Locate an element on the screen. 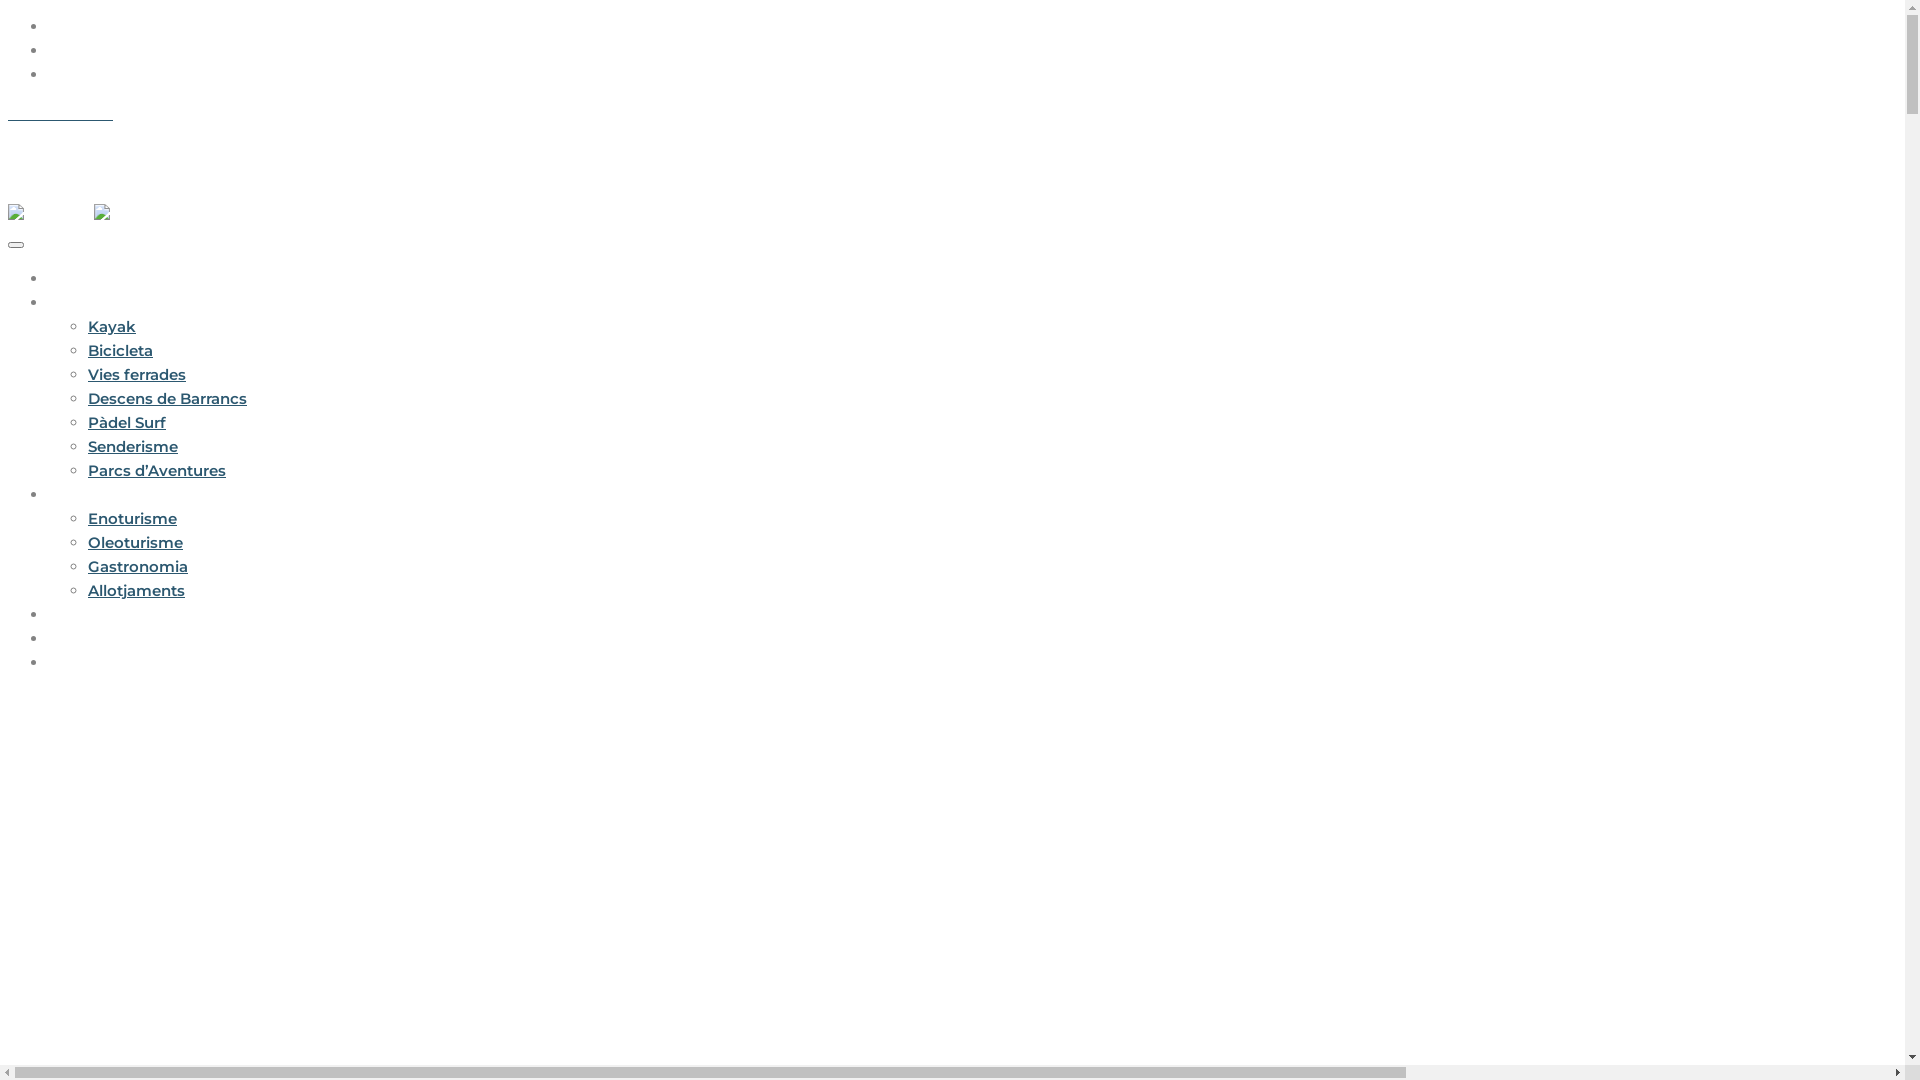 The height and width of the screenshot is (1080, 1920). 'Enoturisme' is located at coordinates (86, 517).